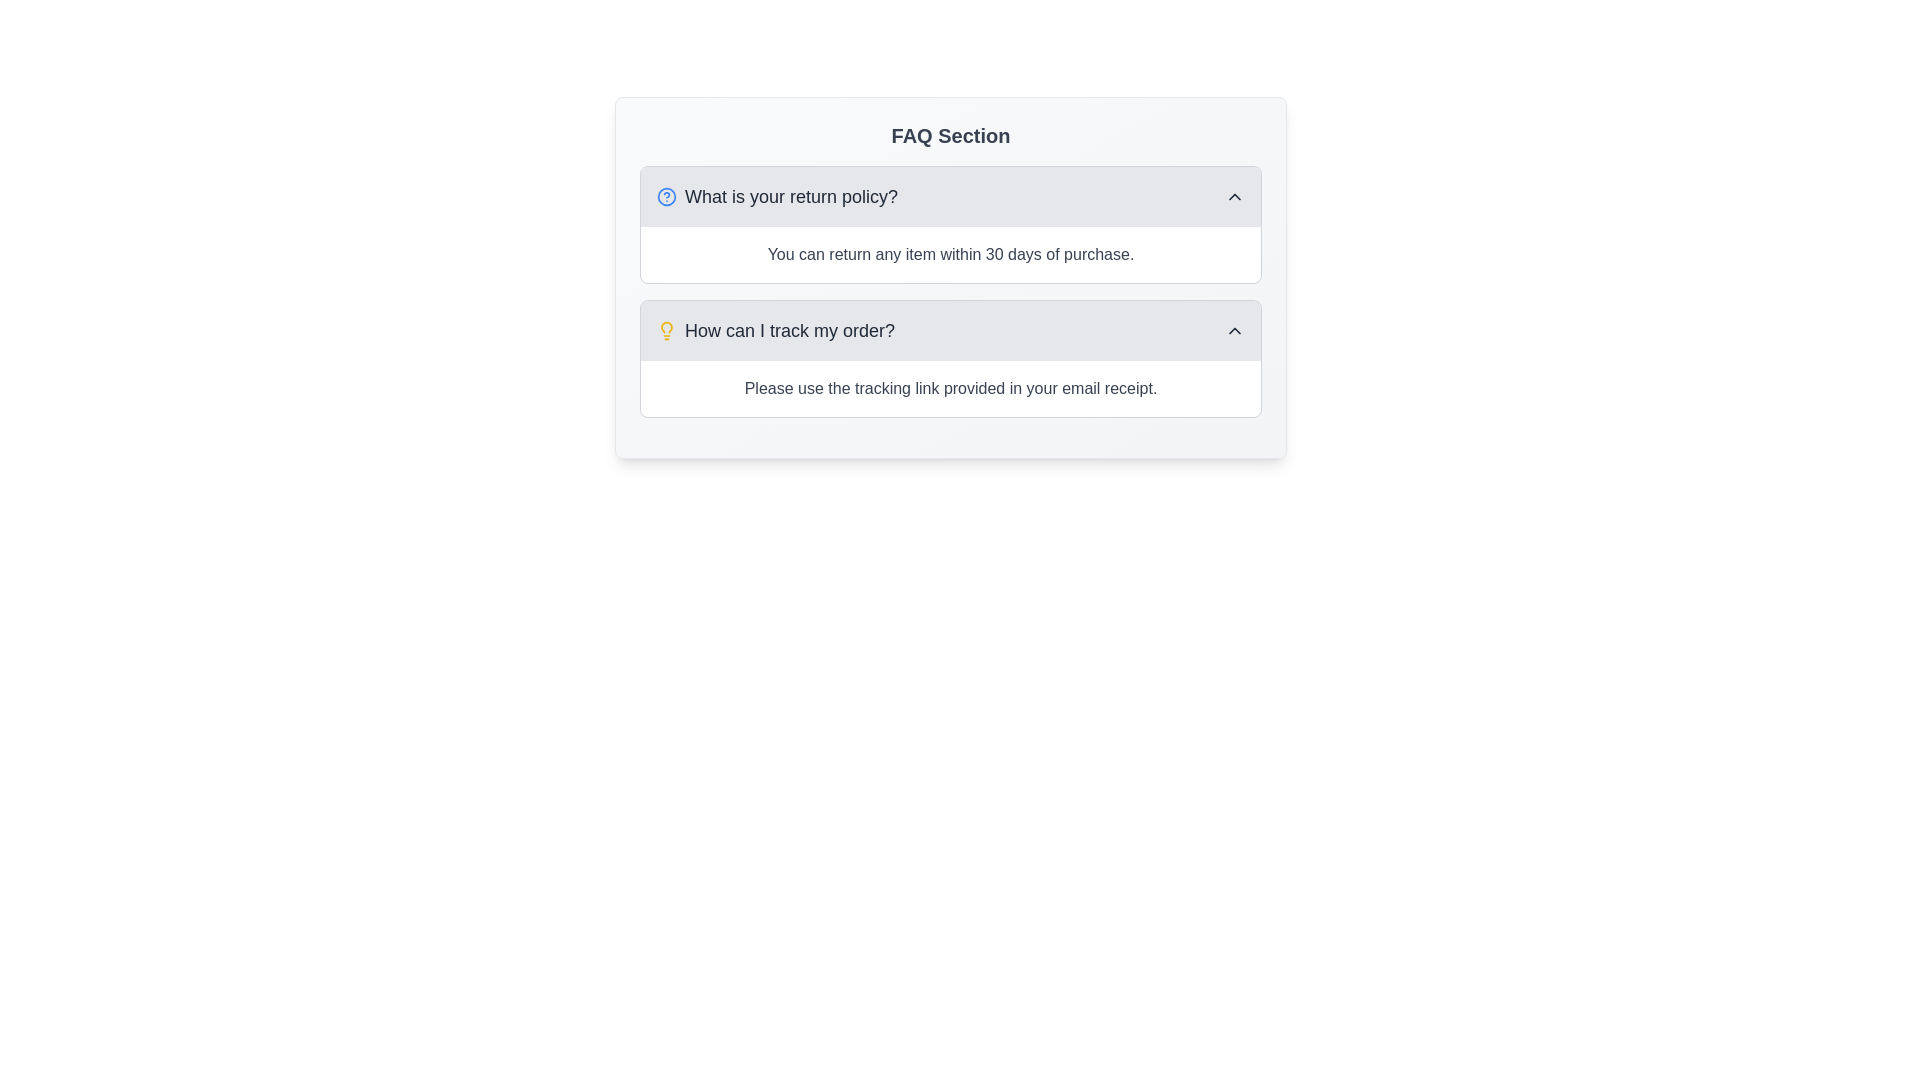  I want to click on the FAQ entry title that displays the question 'What is your return policy?' which is located at the top of the FAQ list and immediately to the right of the help icon, so click(790, 196).